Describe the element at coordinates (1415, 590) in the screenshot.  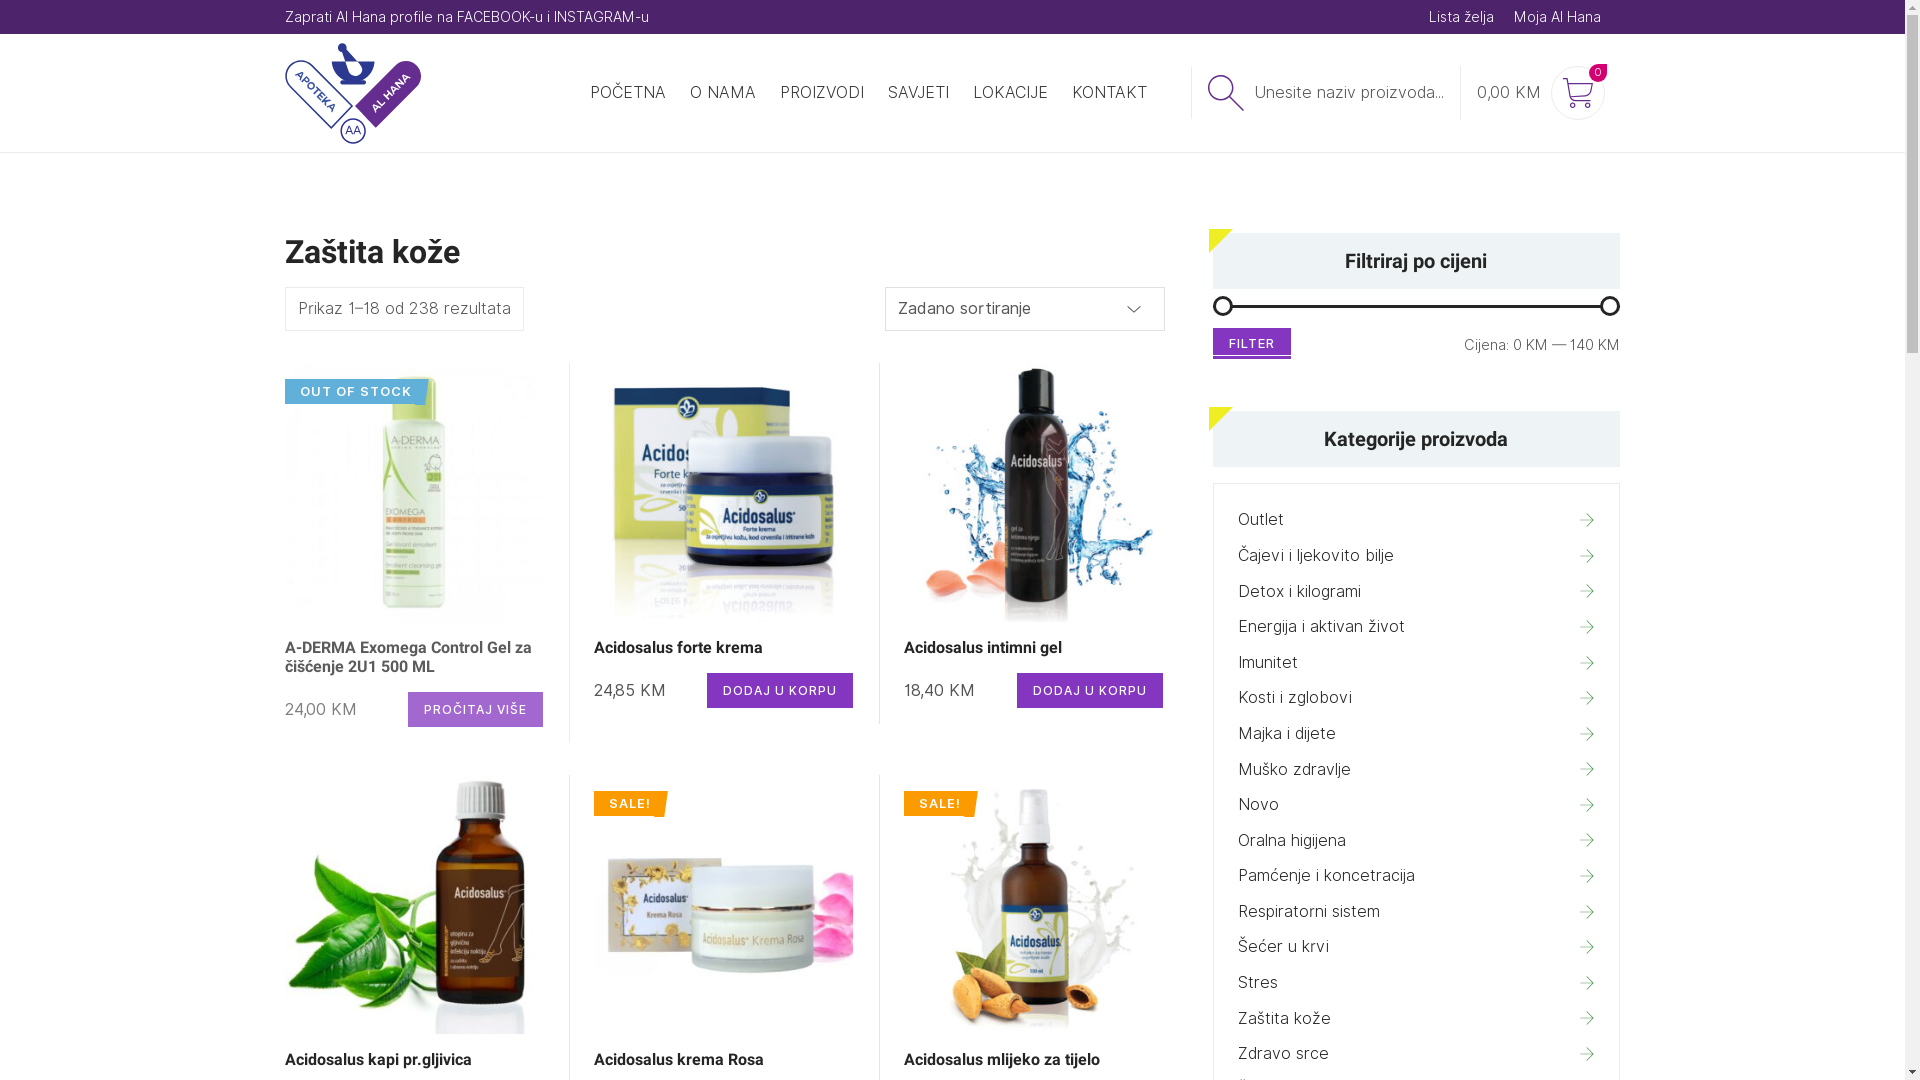
I see `'Detox i kilogrami'` at that location.